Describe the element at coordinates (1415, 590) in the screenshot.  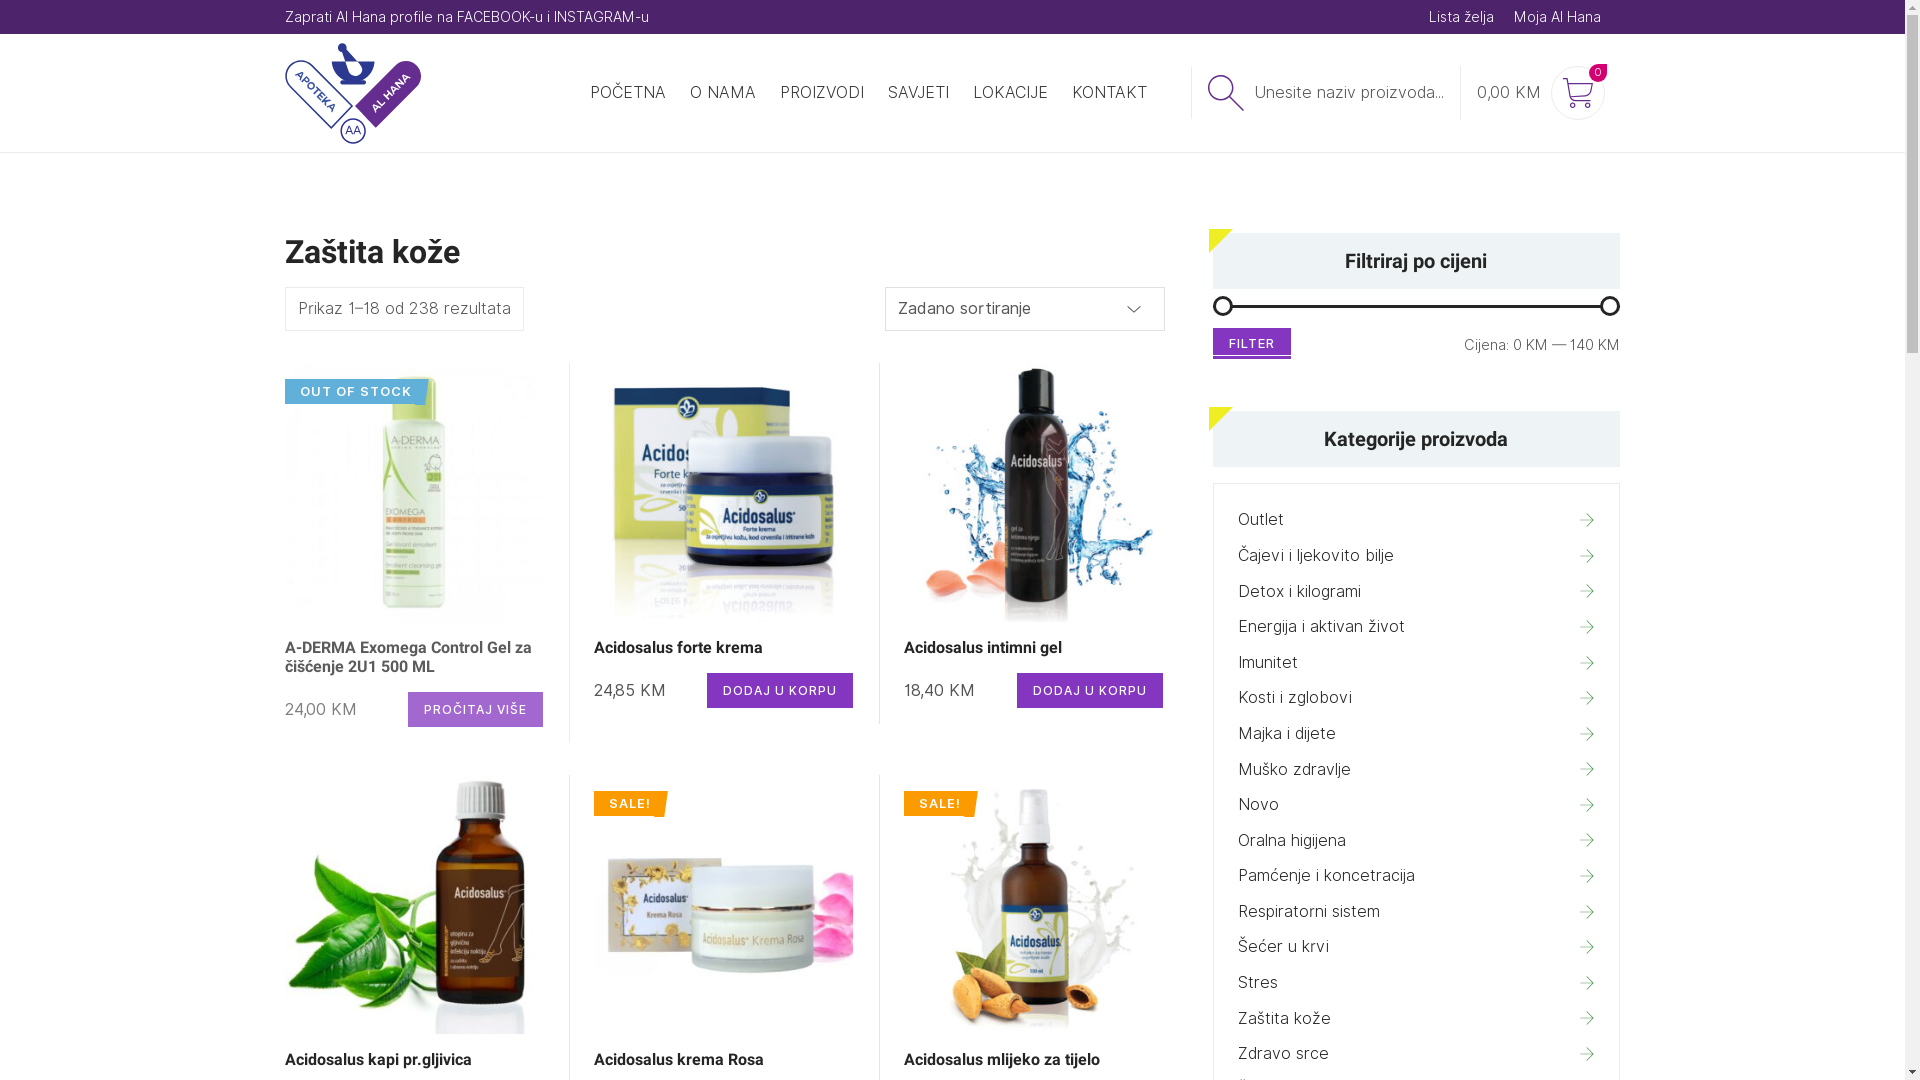
I see `'Detox i kilogrami'` at that location.